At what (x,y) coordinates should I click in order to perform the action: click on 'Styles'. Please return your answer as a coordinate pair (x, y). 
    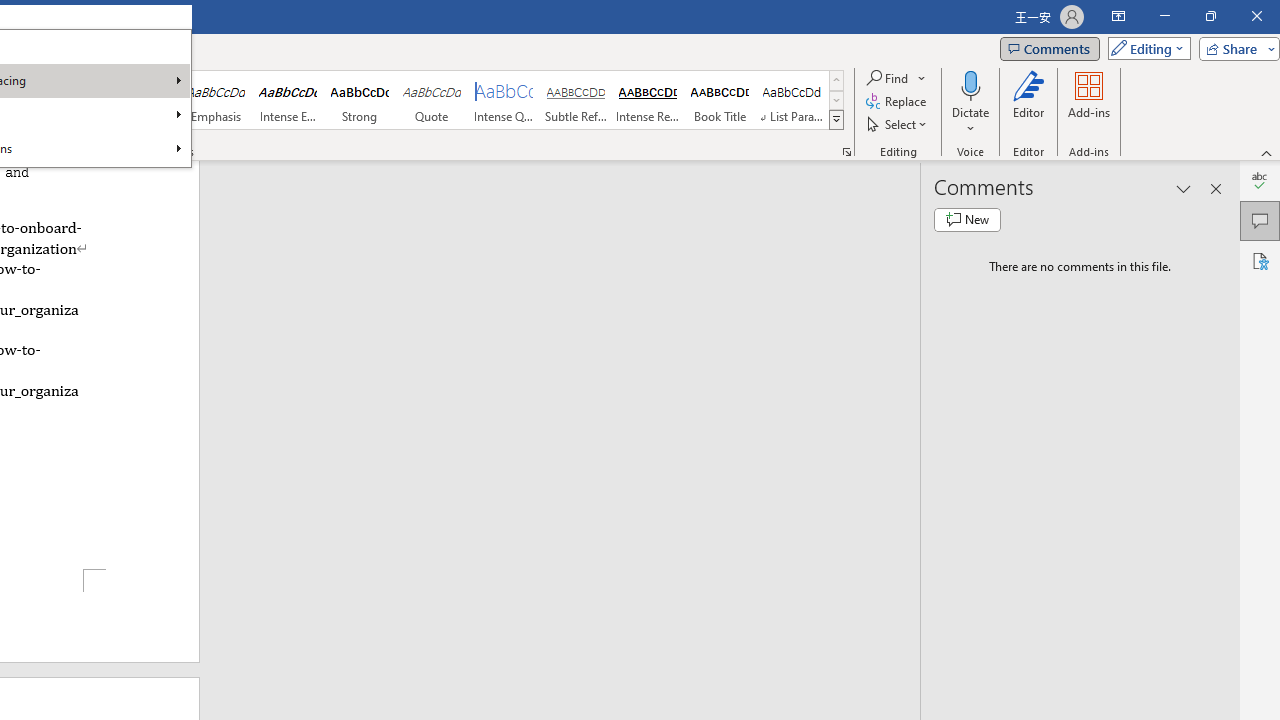
    Looking at the image, I should click on (836, 120).